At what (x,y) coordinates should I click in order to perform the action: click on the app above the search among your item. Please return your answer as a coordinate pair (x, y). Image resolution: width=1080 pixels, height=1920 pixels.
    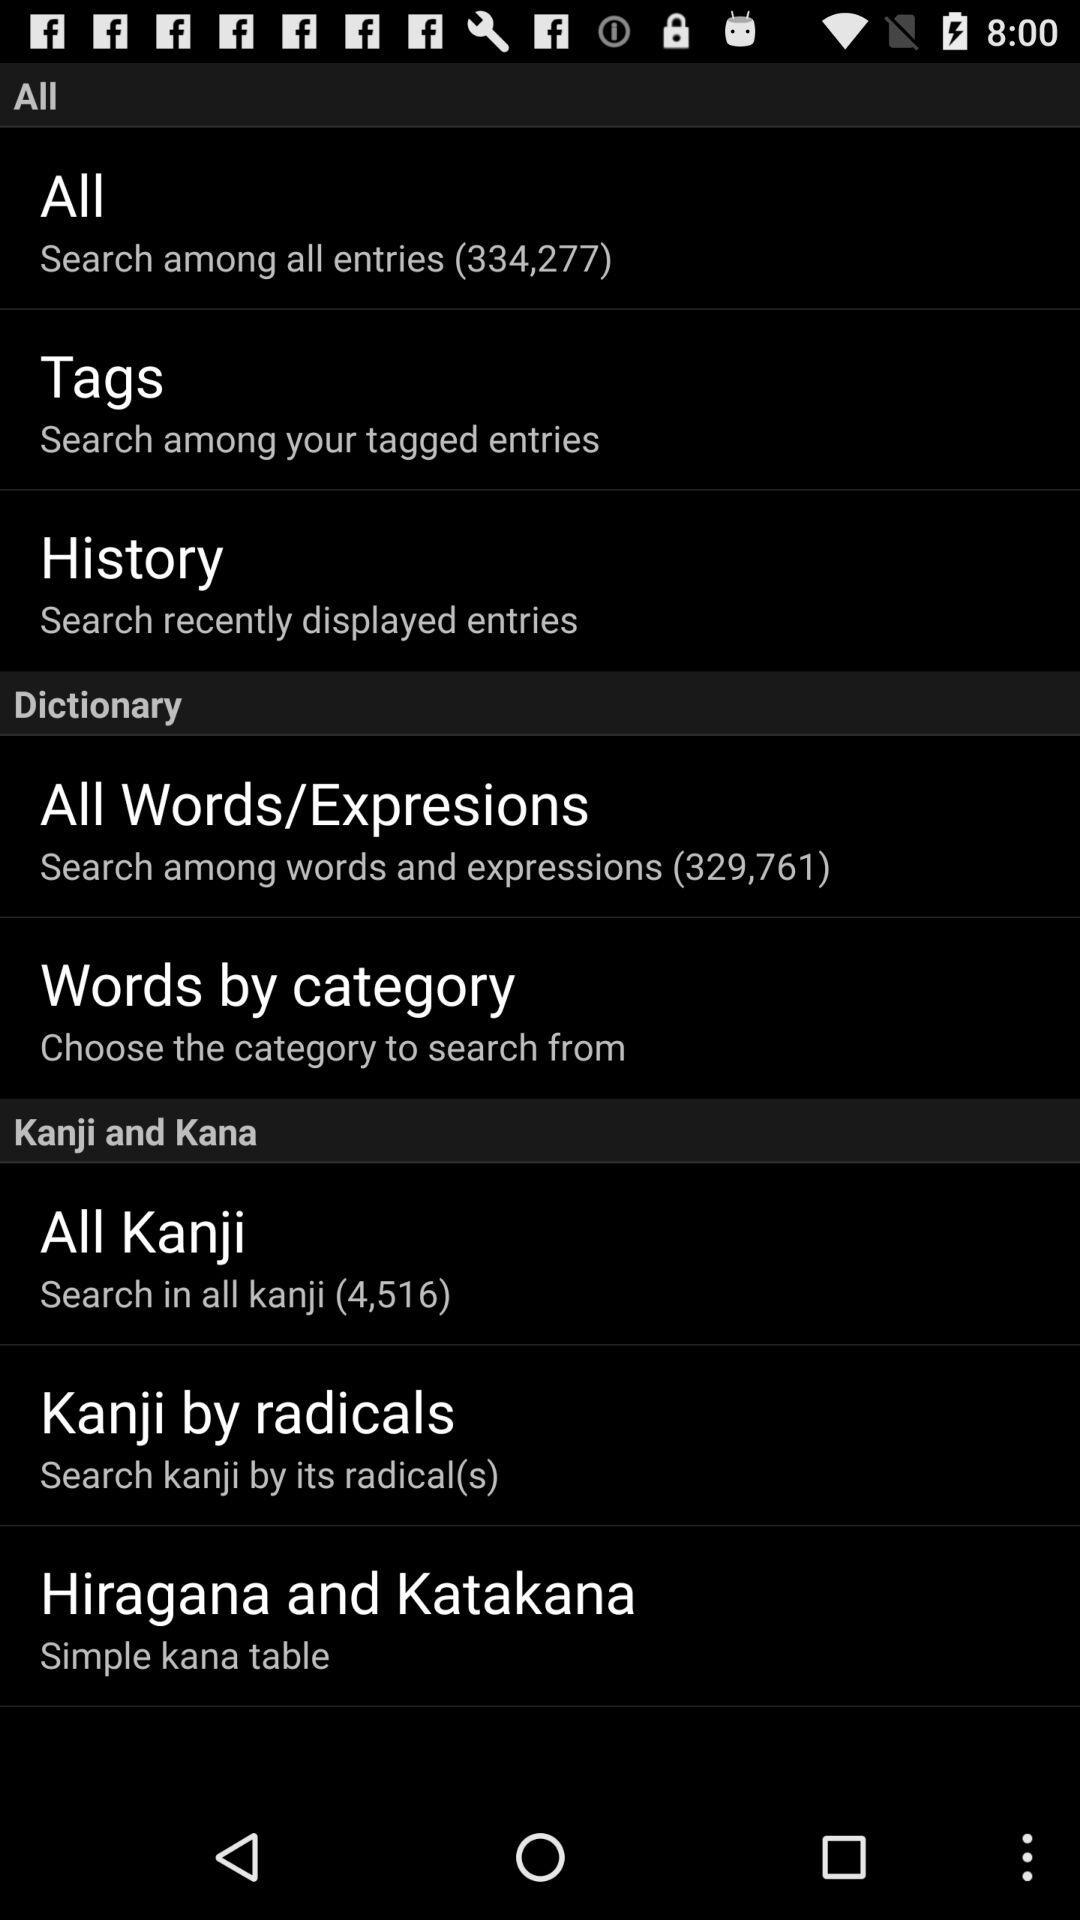
    Looking at the image, I should click on (559, 374).